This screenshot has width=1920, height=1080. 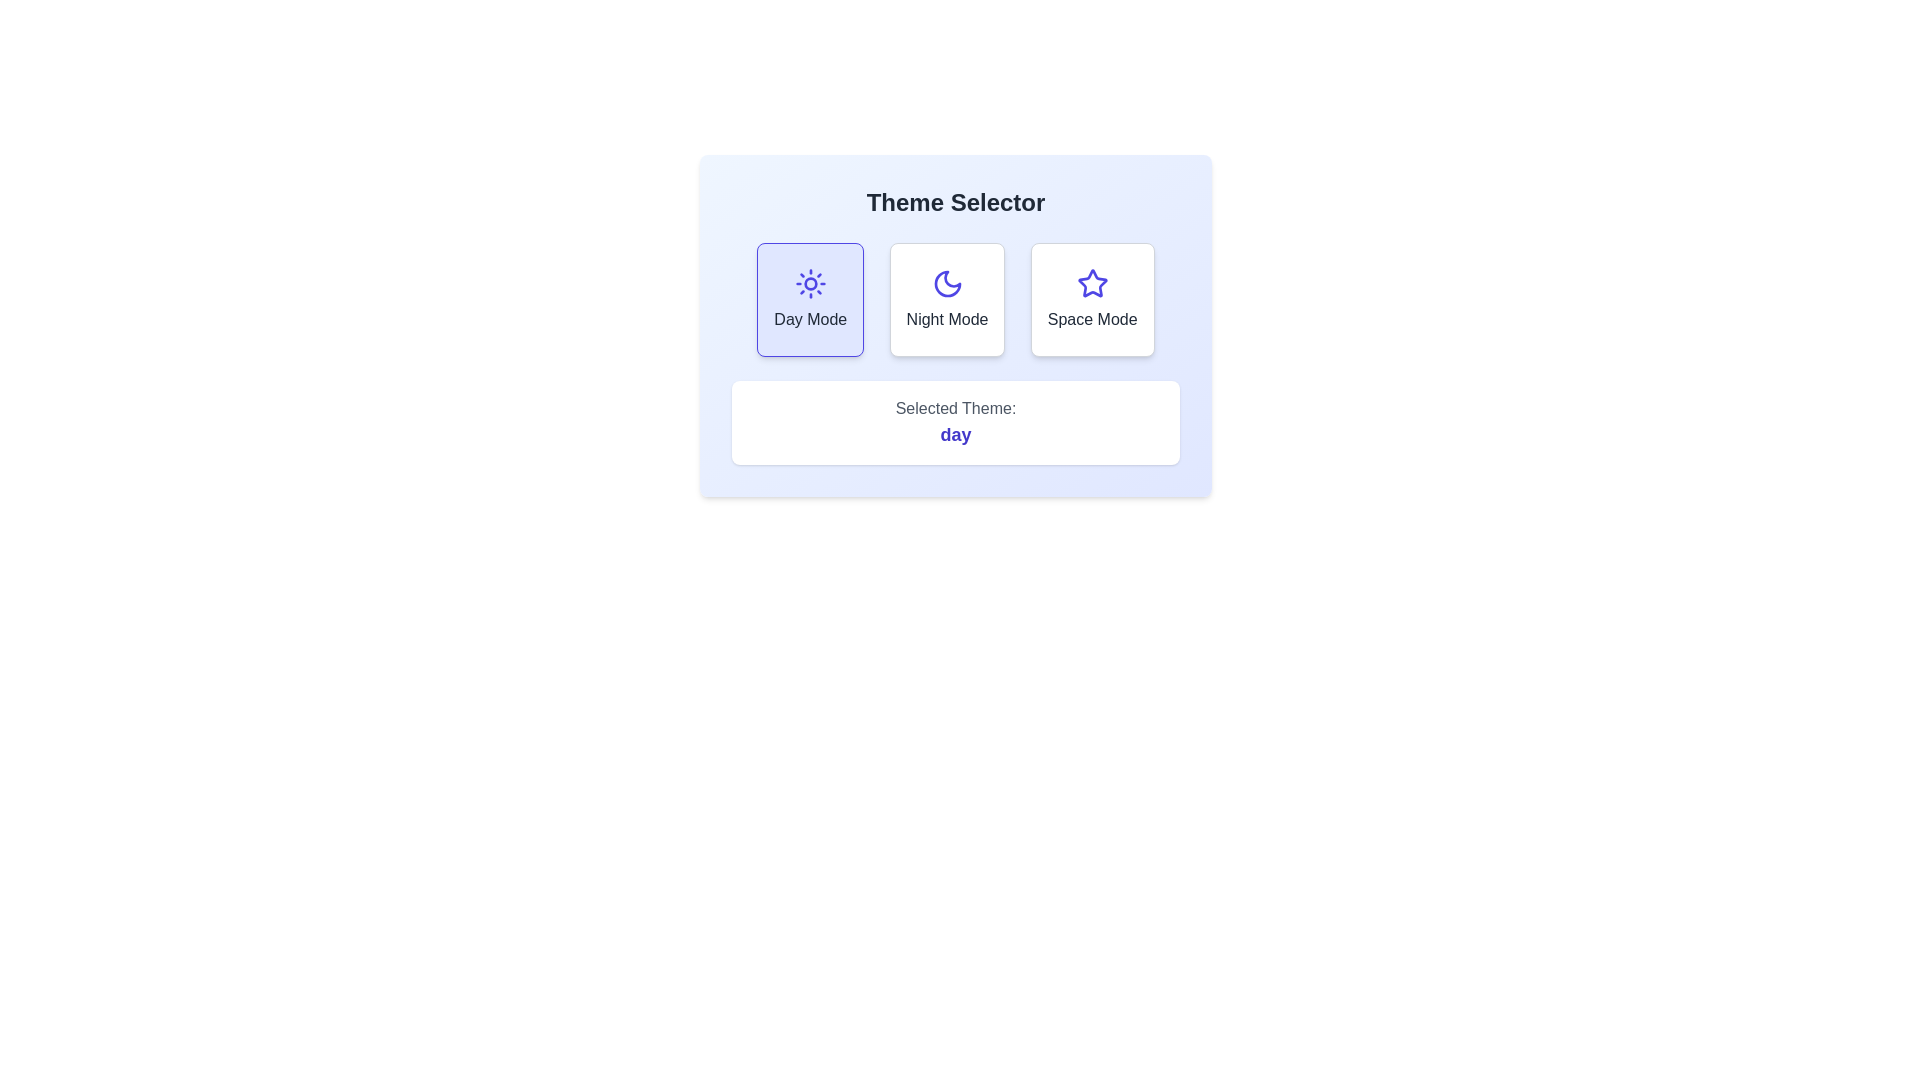 I want to click on the Night Mode button, which is the second card in the Theme Selector section, to observe potential visual feedback, so click(x=946, y=300).